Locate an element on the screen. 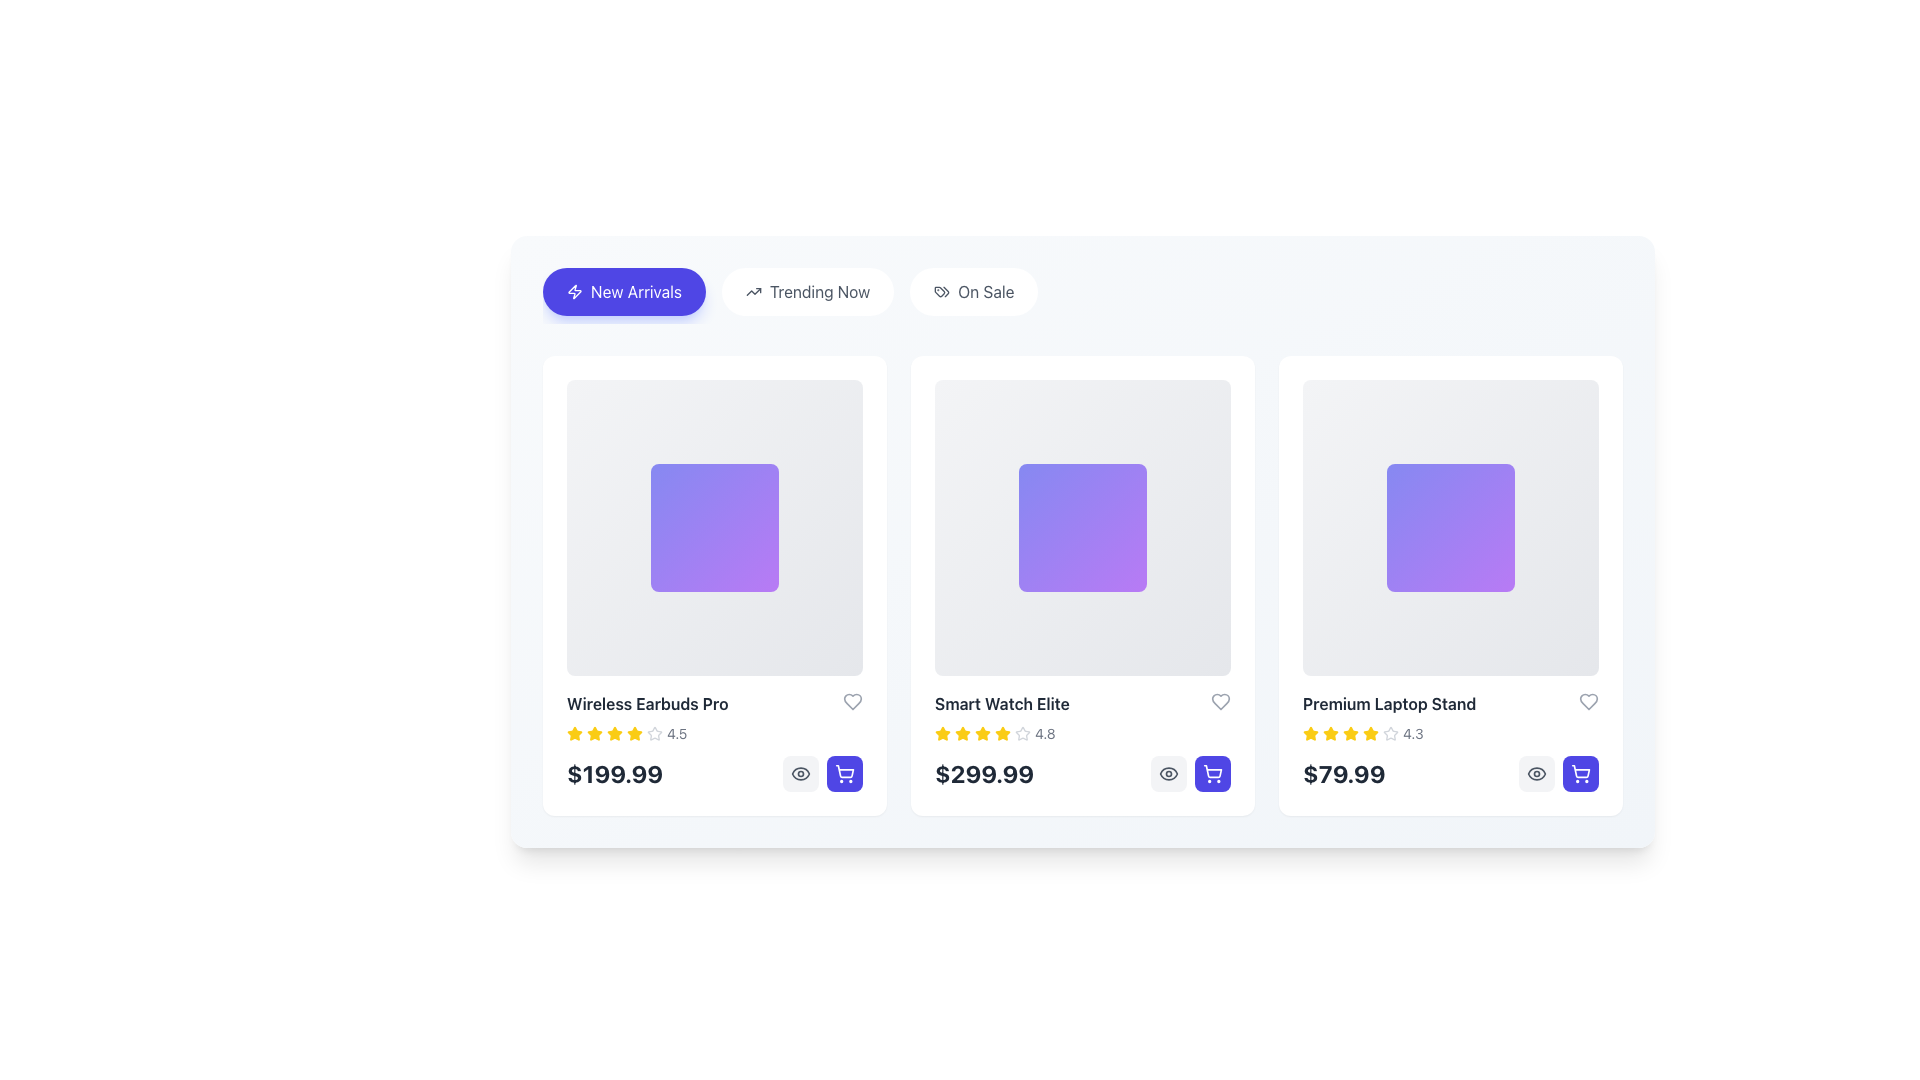 Image resolution: width=1920 pixels, height=1080 pixels. the second highlighted star icon (yellow five-pointed star) in the 'Premium Laptop Stand' section is located at coordinates (1330, 733).